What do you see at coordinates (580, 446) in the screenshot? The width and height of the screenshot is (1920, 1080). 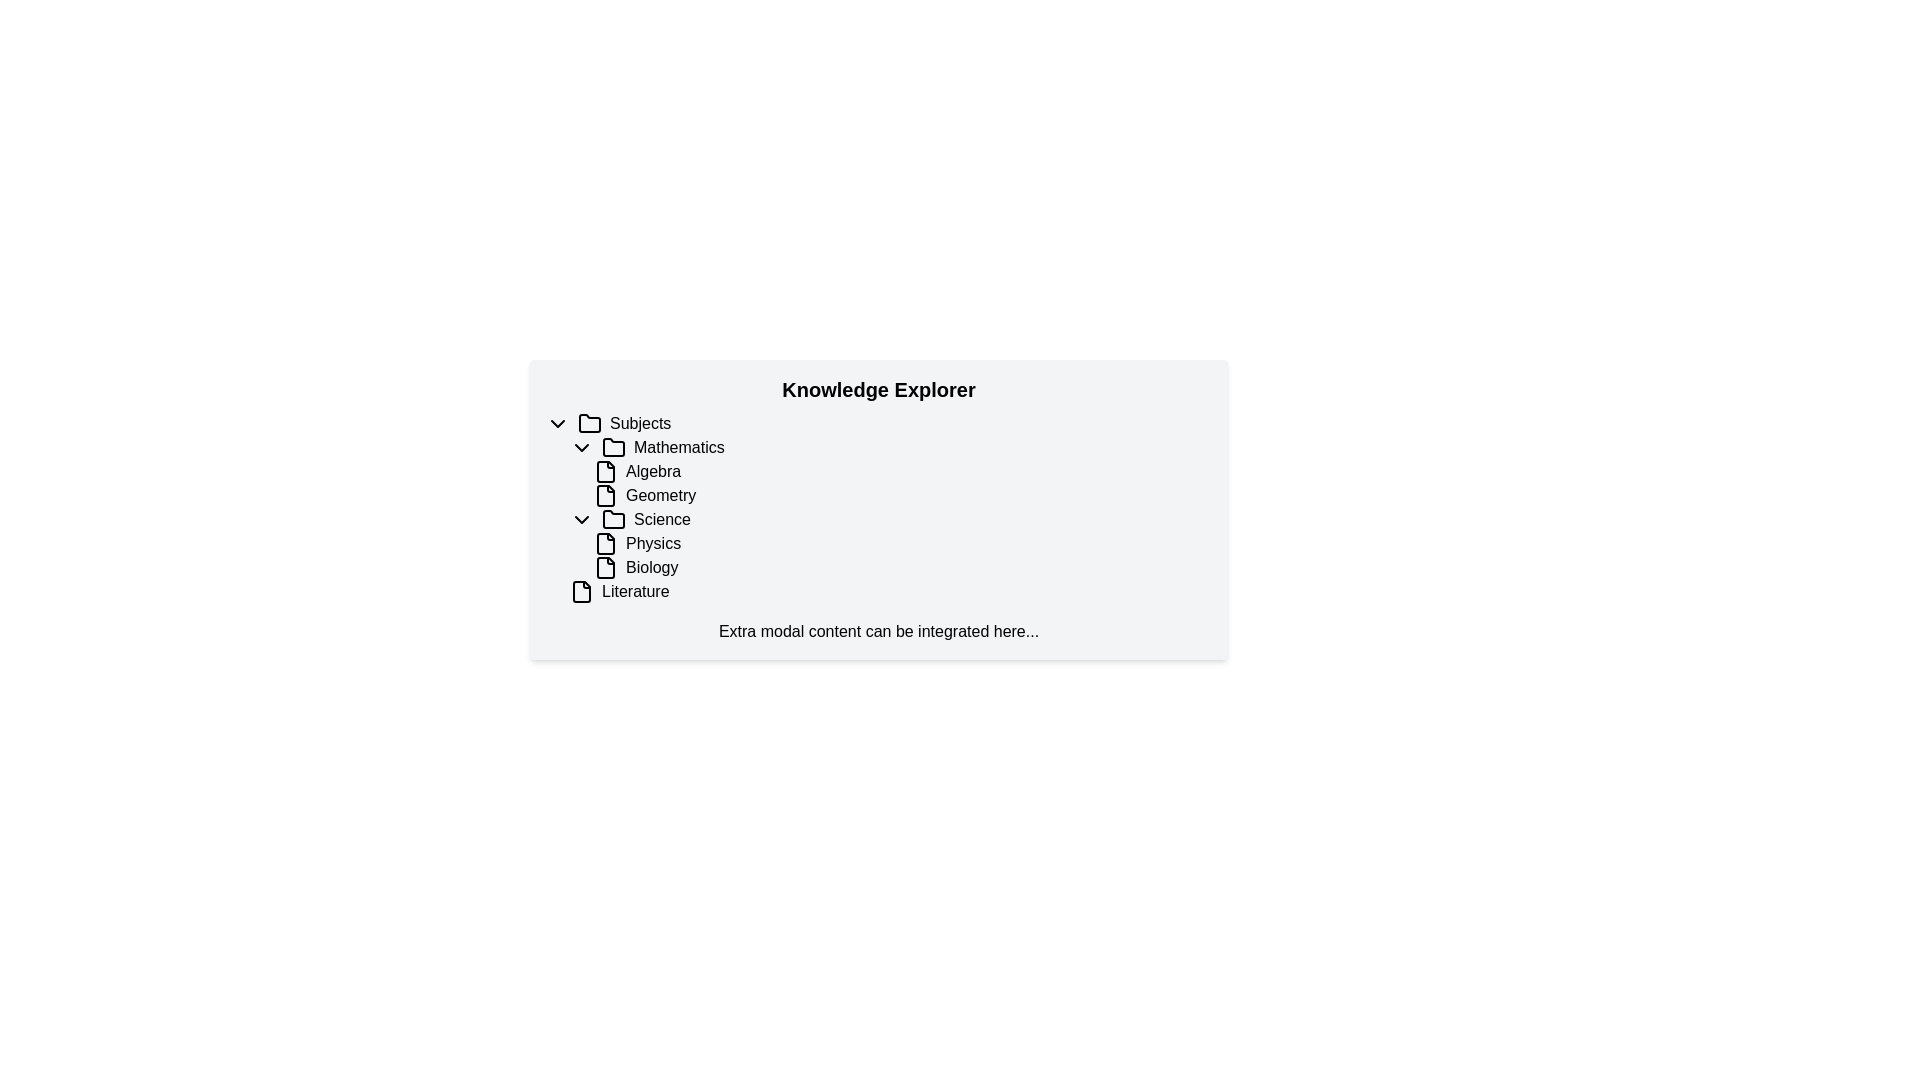 I see `the Dropdown toggle icon` at bounding box center [580, 446].